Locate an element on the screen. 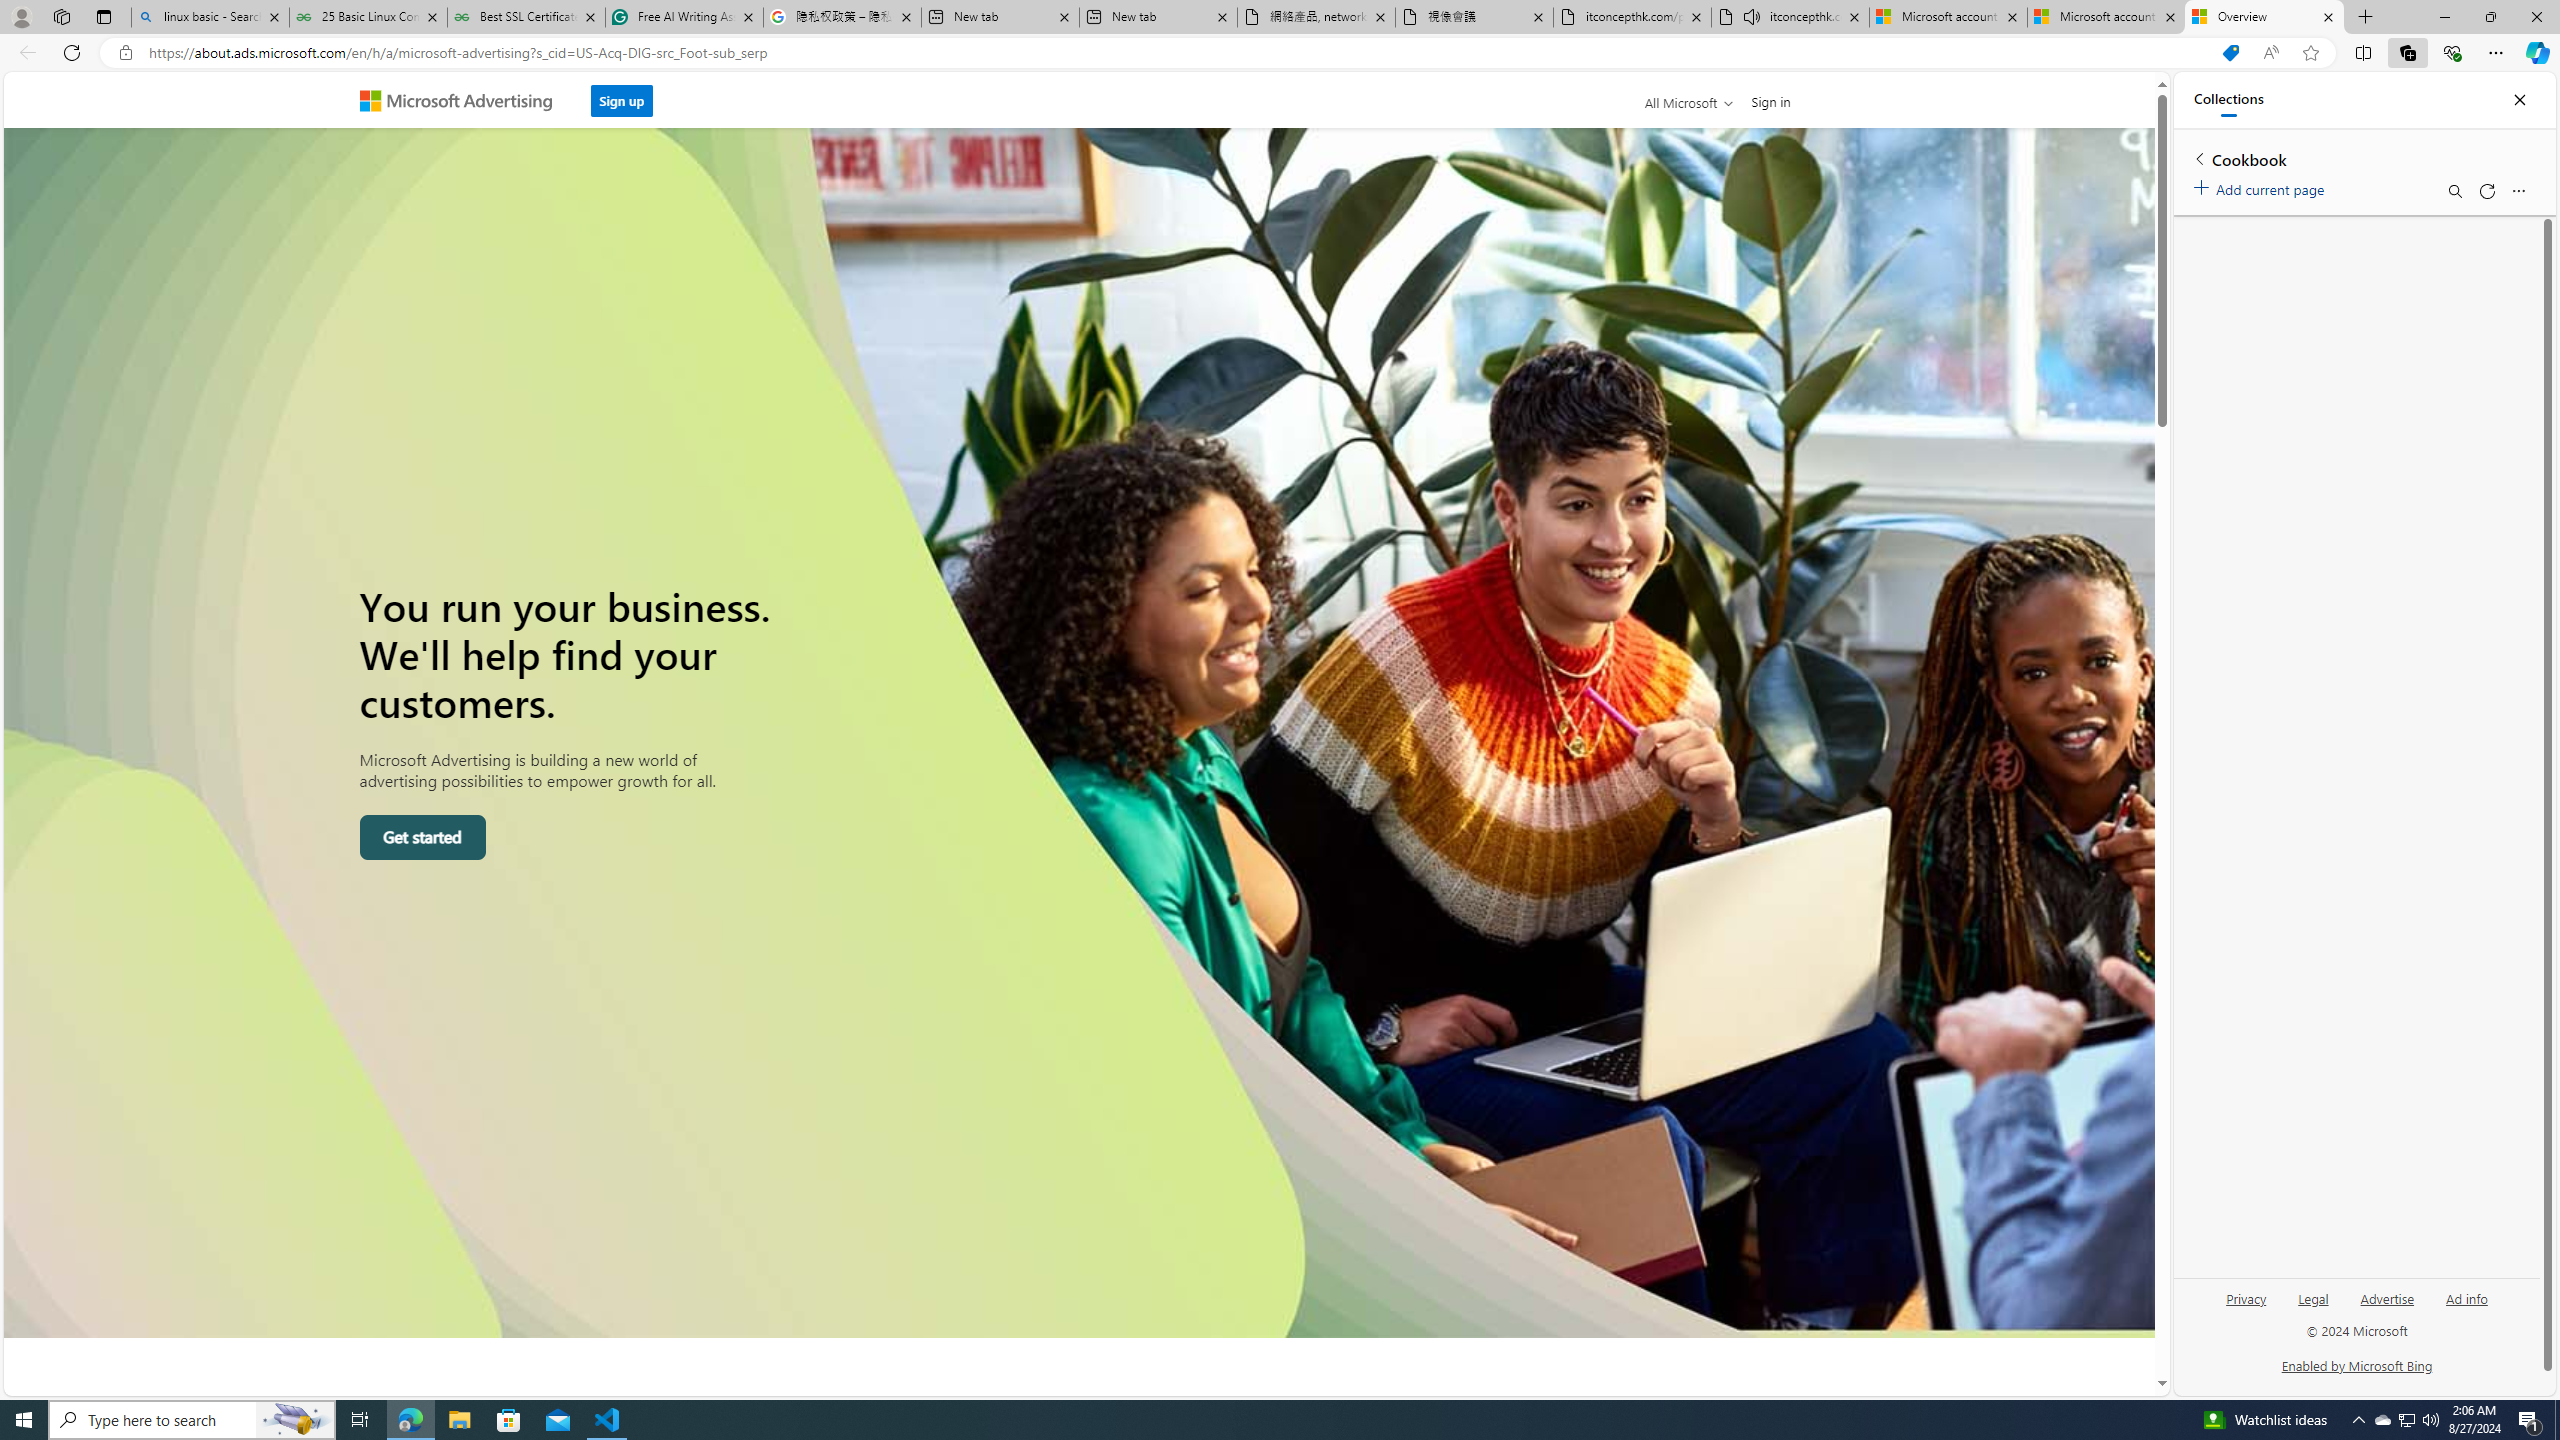 The width and height of the screenshot is (2560, 1440). '25 Basic Linux Commands For Beginners - GeeksforGeeks' is located at coordinates (367, 16).